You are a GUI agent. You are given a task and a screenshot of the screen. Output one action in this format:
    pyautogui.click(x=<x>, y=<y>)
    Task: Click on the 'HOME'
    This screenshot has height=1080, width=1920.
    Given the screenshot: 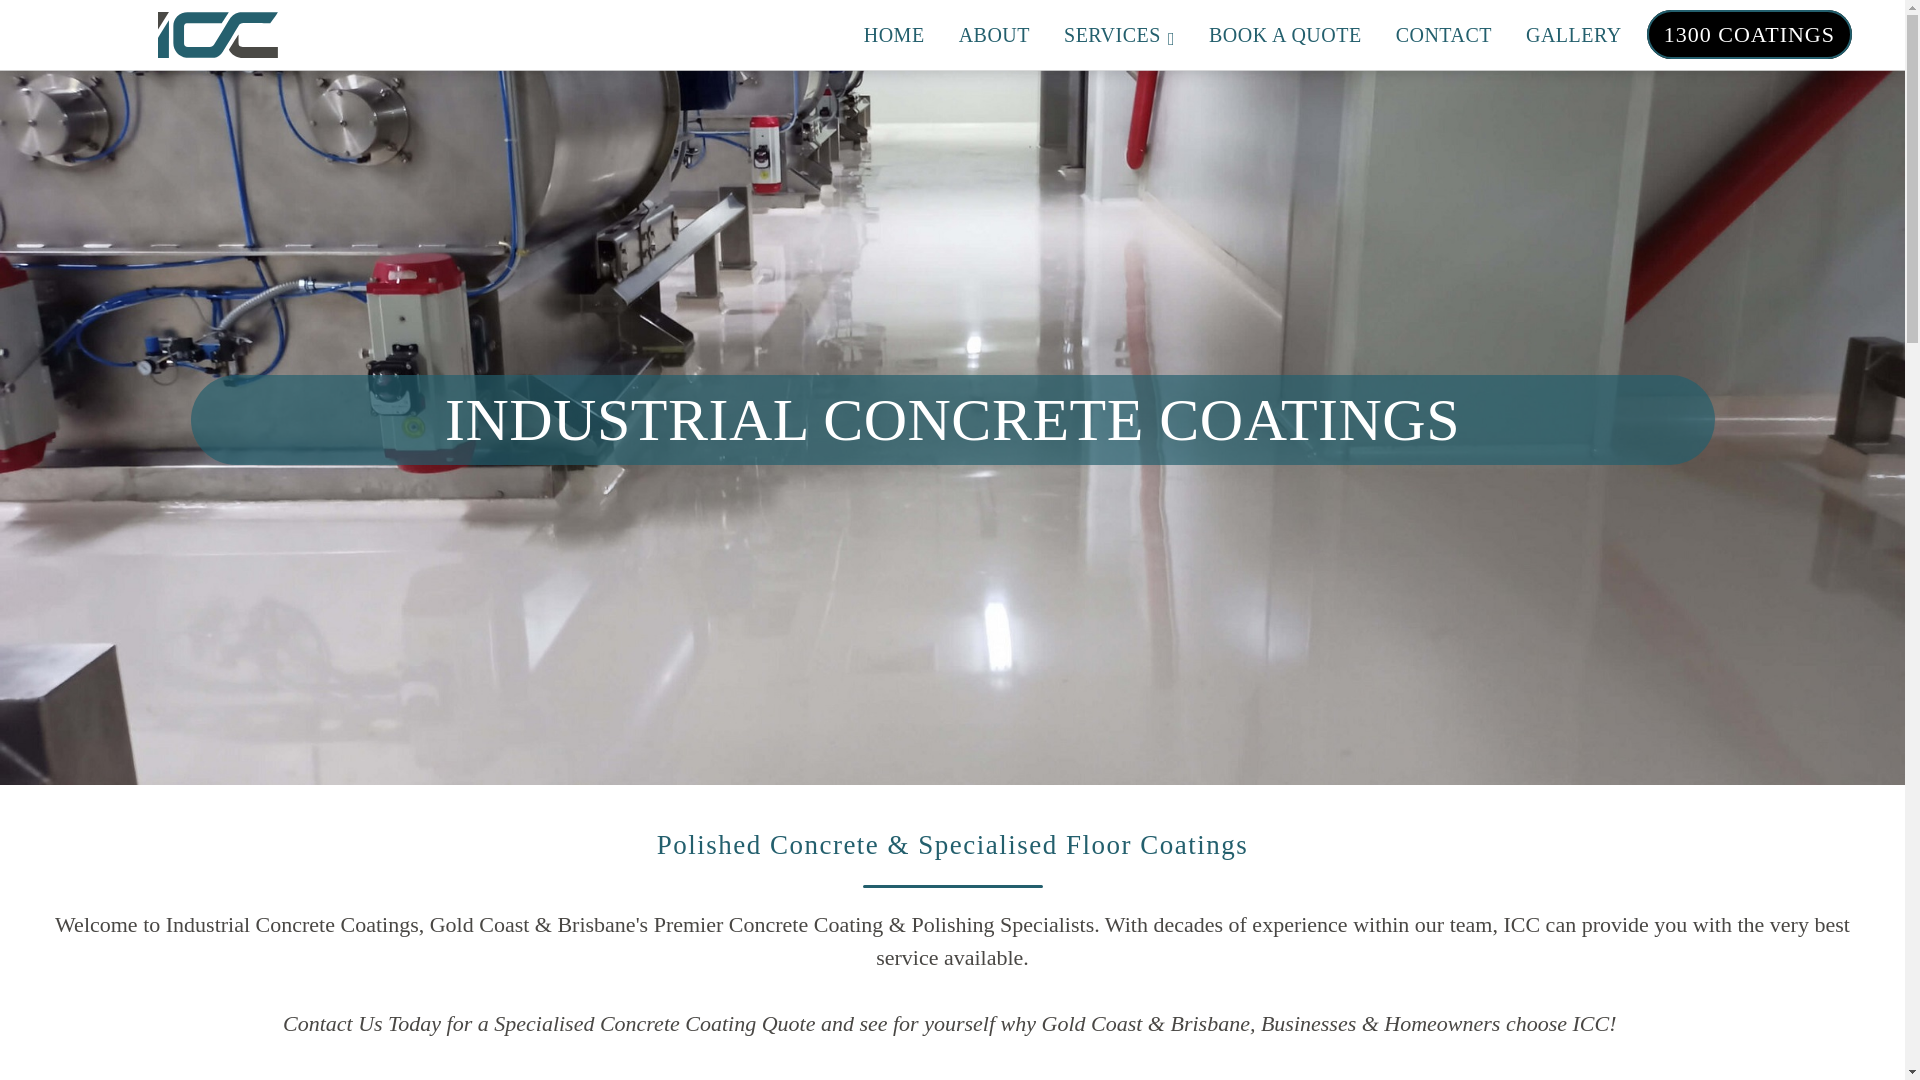 What is the action you would take?
    pyautogui.click(x=893, y=34)
    